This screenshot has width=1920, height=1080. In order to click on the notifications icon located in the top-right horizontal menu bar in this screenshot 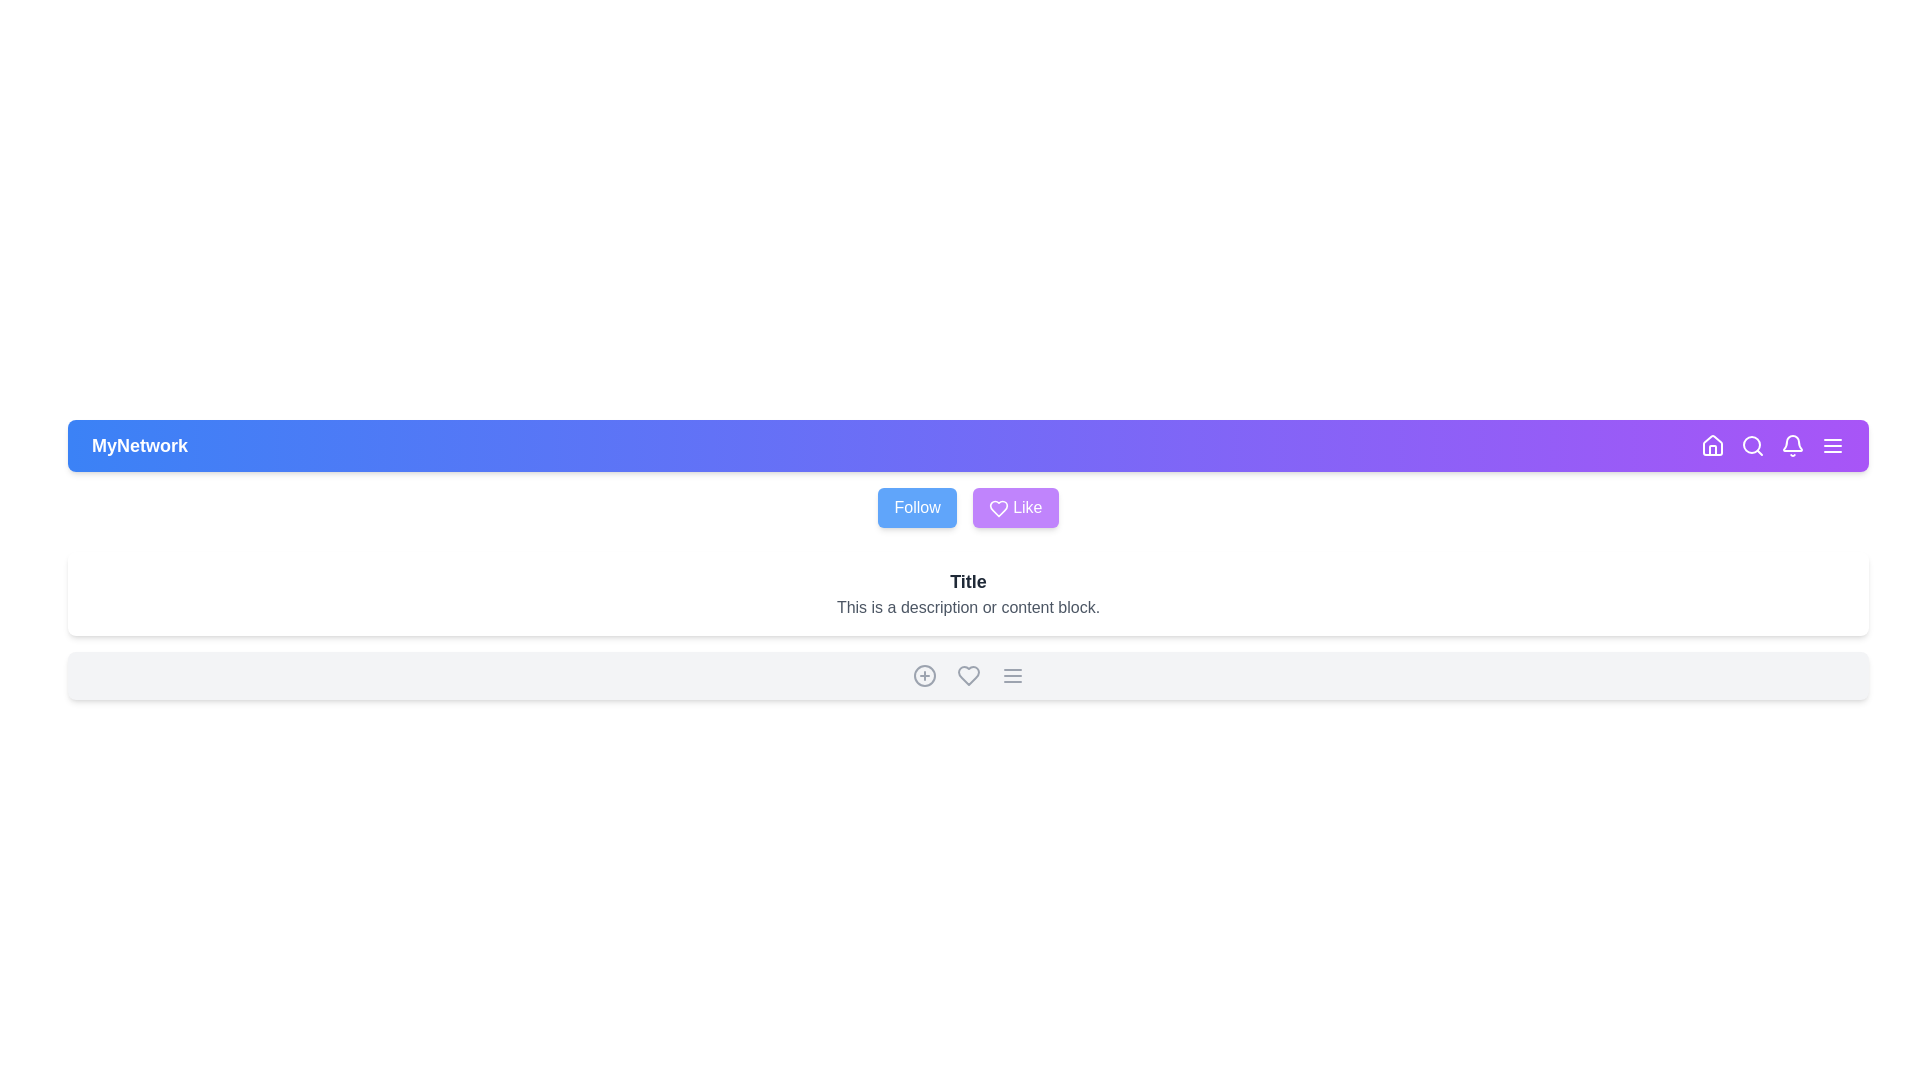, I will do `click(1793, 445)`.